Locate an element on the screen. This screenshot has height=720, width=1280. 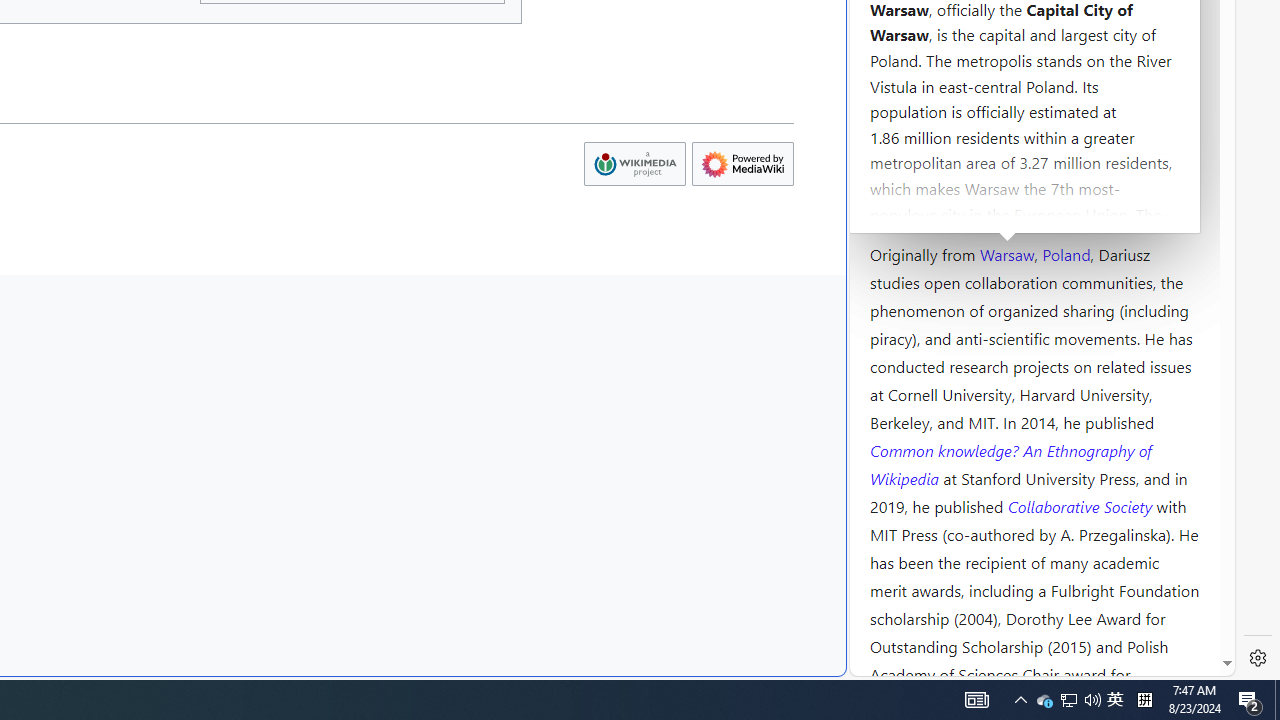
'AutomationID: footer-copyrightico' is located at coordinates (633, 163).